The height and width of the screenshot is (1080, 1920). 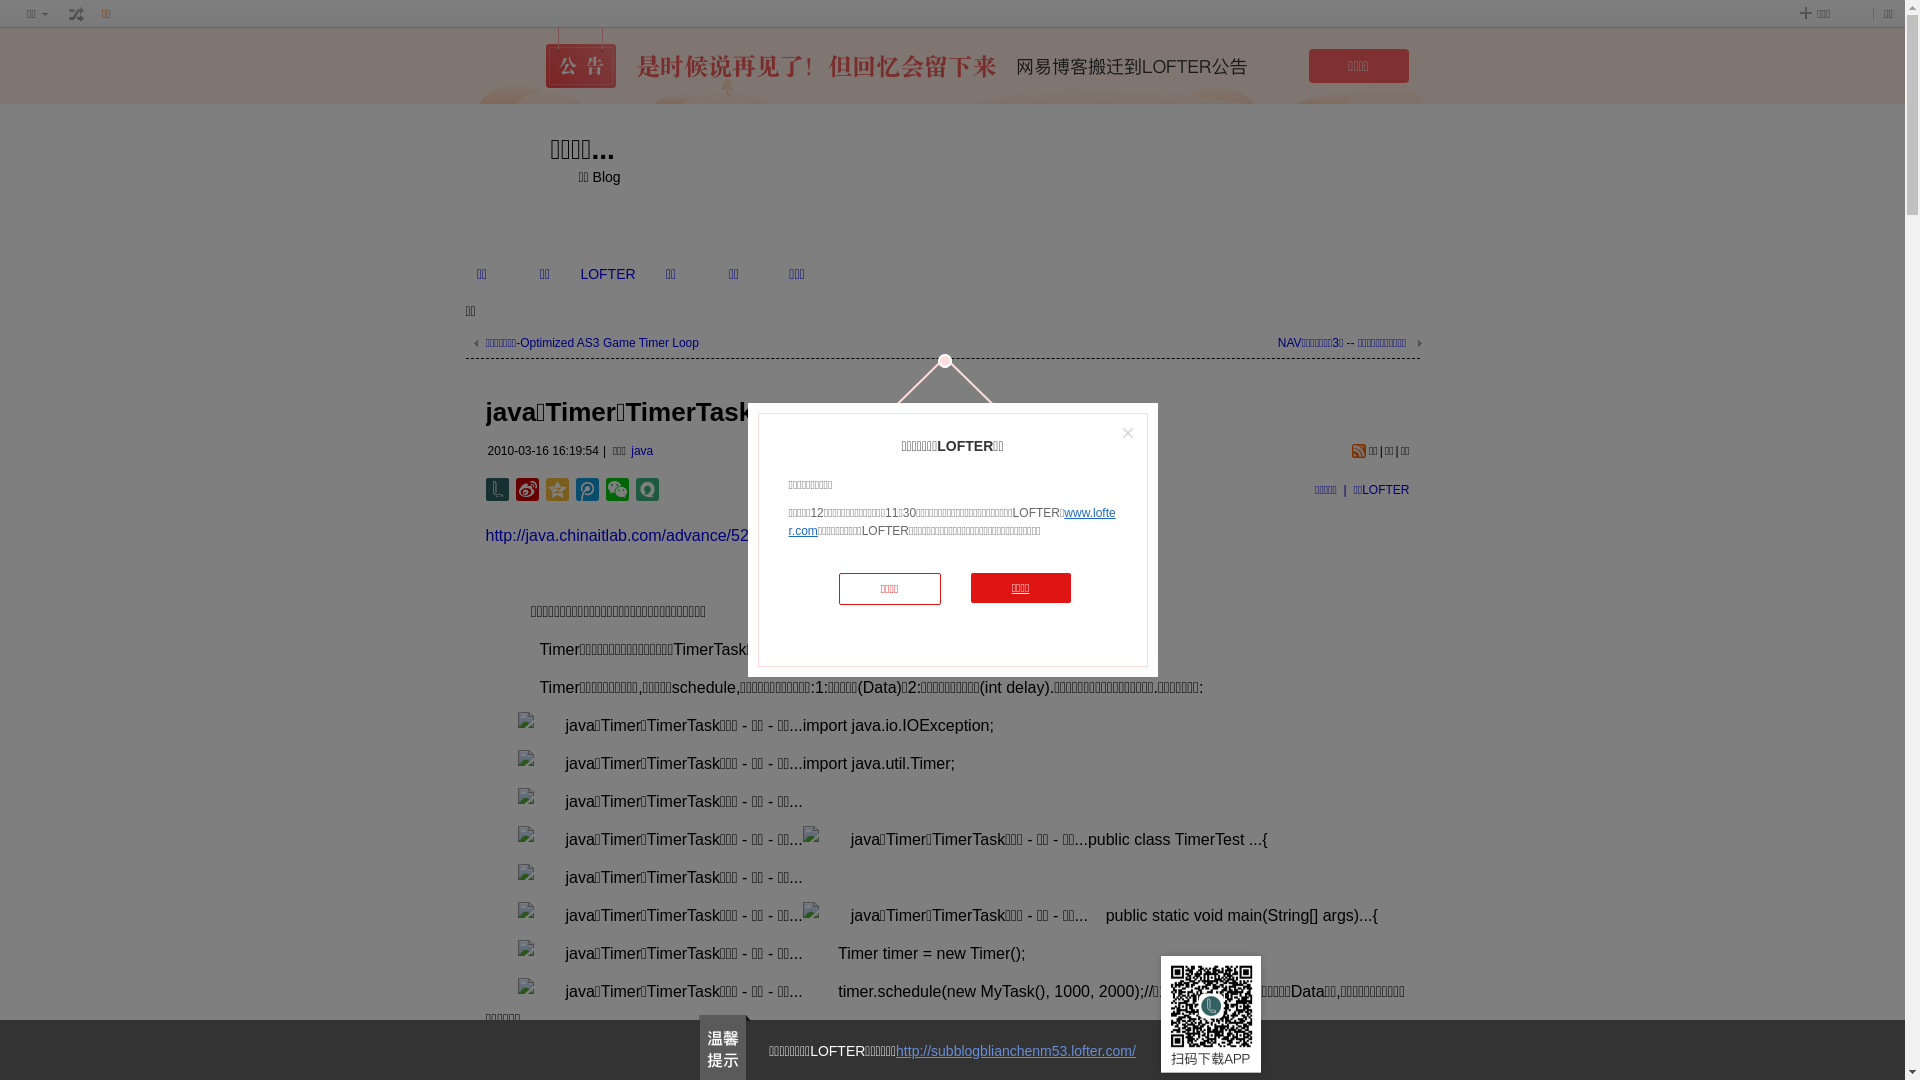 I want to click on 'LOFTER', so click(x=606, y=273).